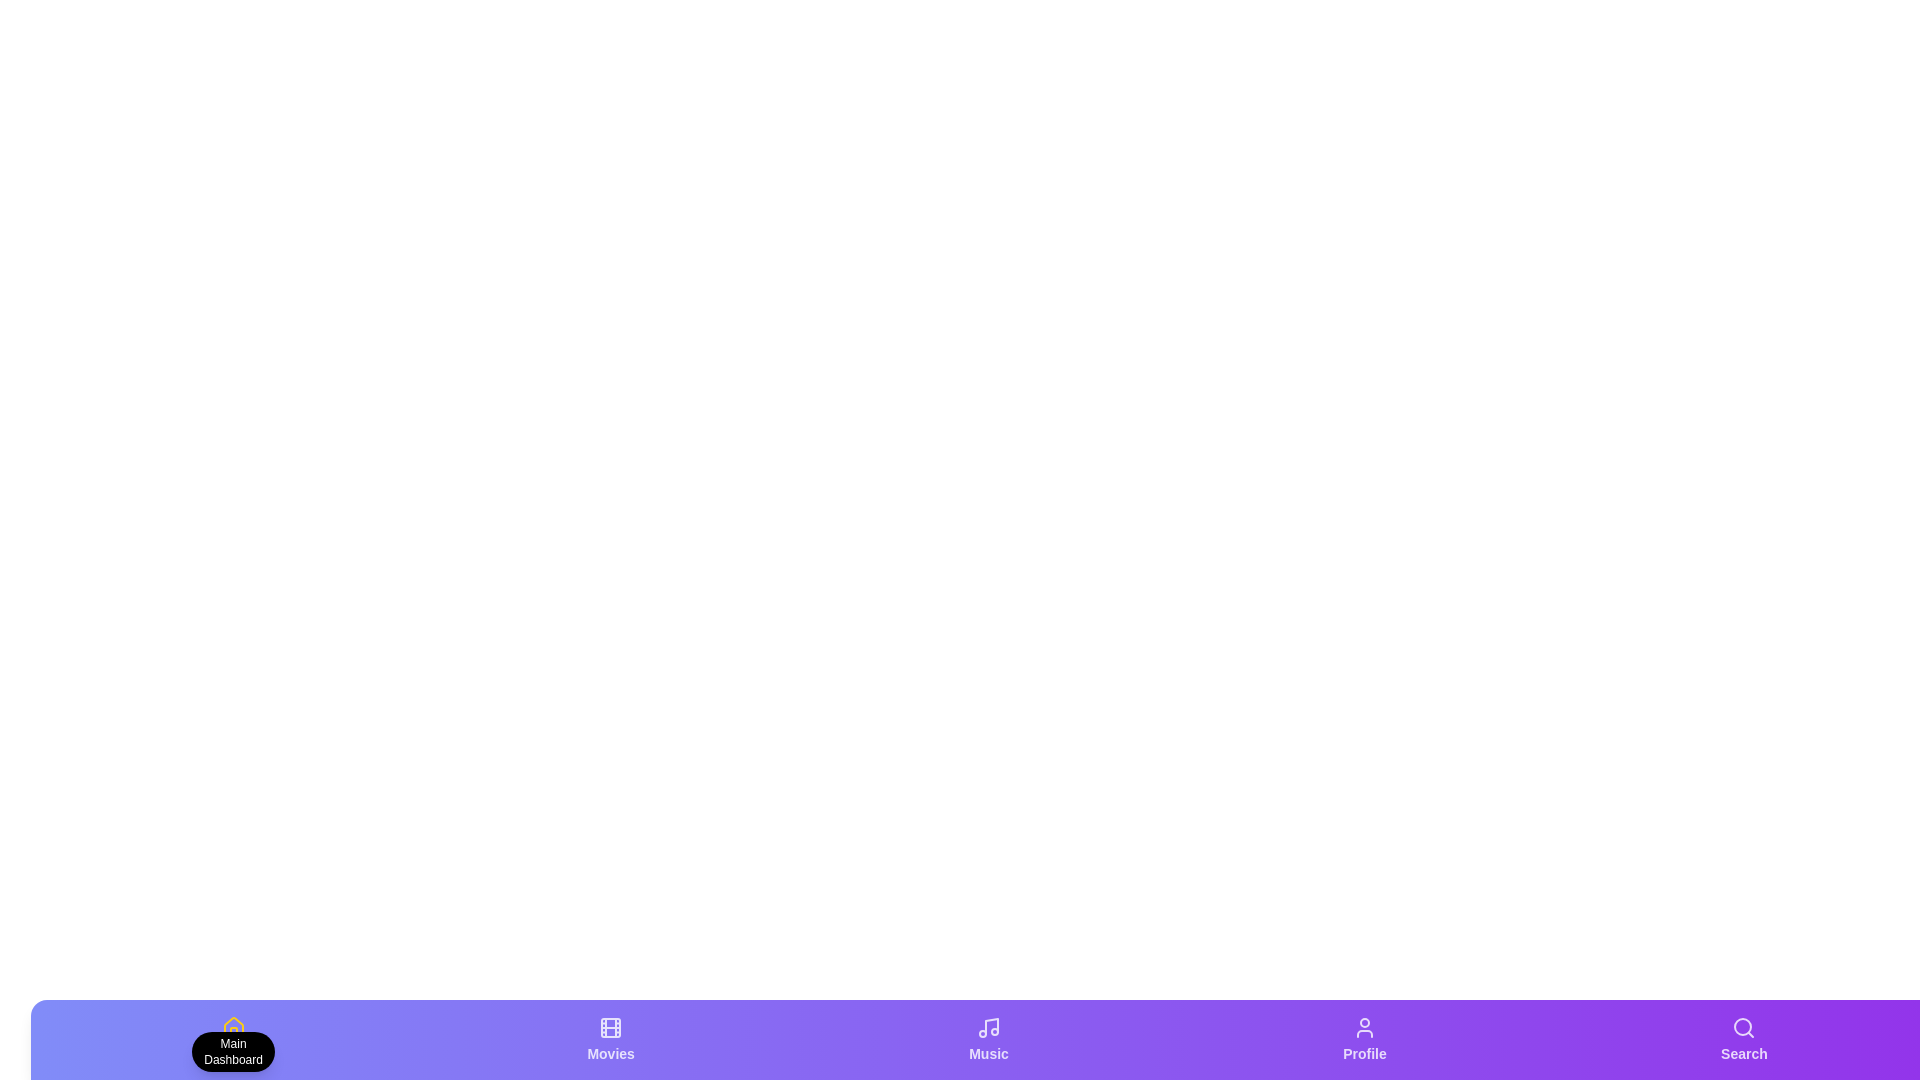 This screenshot has width=1920, height=1080. I want to click on the Music tab by clicking on it, so click(988, 1039).